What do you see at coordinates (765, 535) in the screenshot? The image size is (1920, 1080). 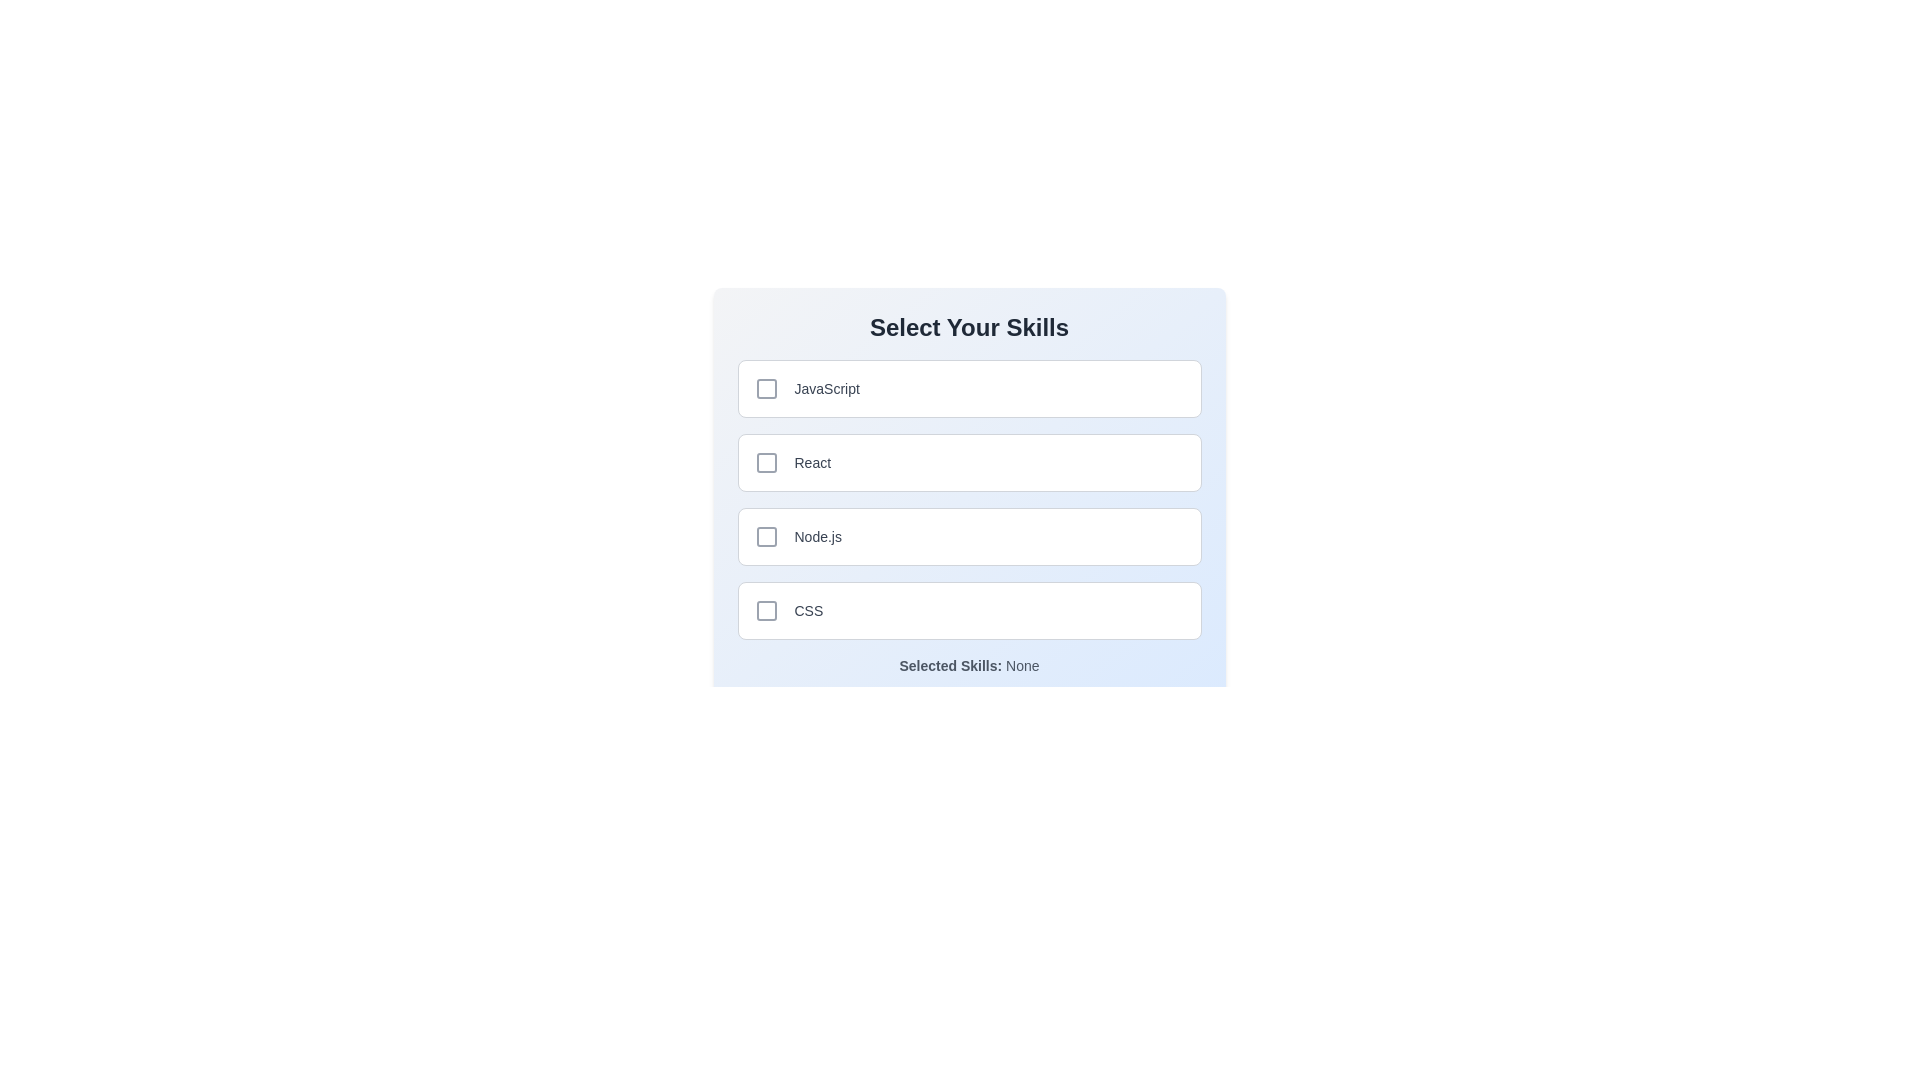 I see `the inner square of the 'Node.js' checkbox in the list of skills under 'Select Your Skills'` at bounding box center [765, 535].